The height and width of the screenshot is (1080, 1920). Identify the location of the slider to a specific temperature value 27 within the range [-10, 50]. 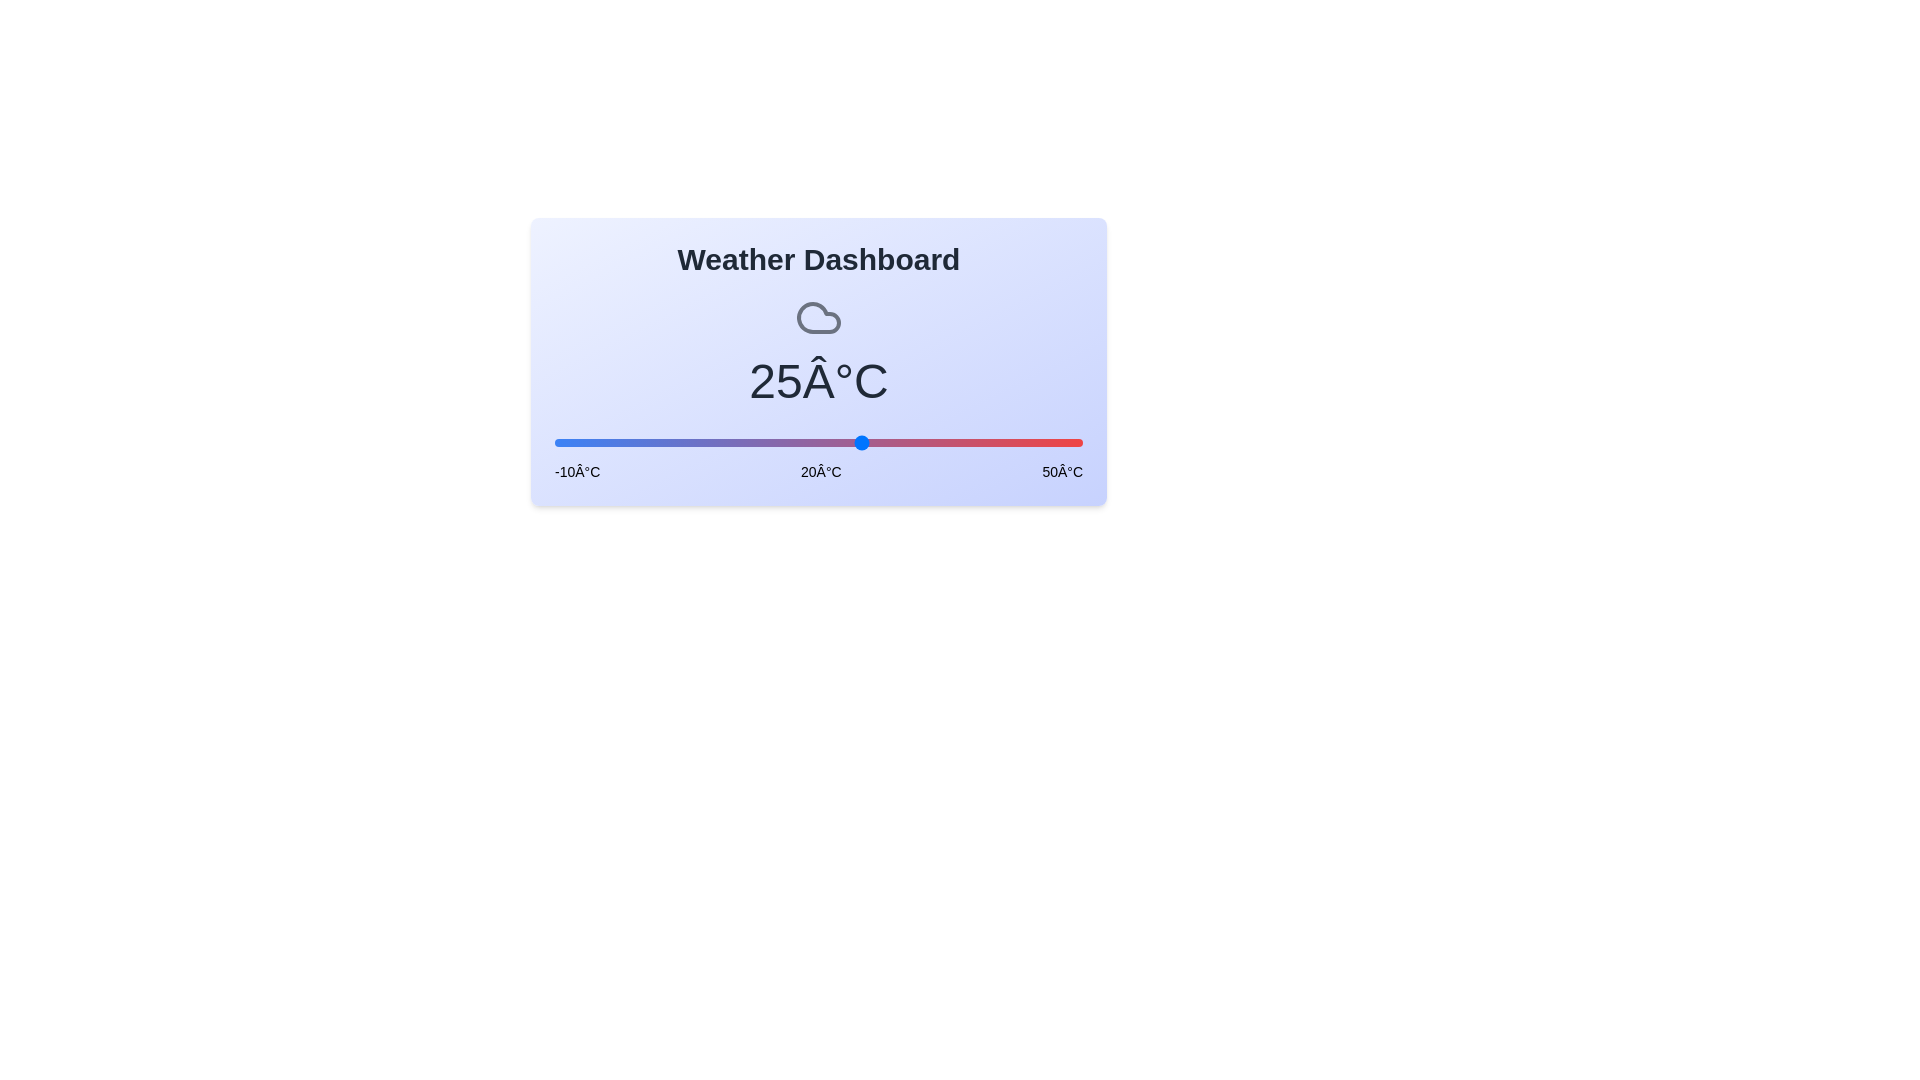
(880, 442).